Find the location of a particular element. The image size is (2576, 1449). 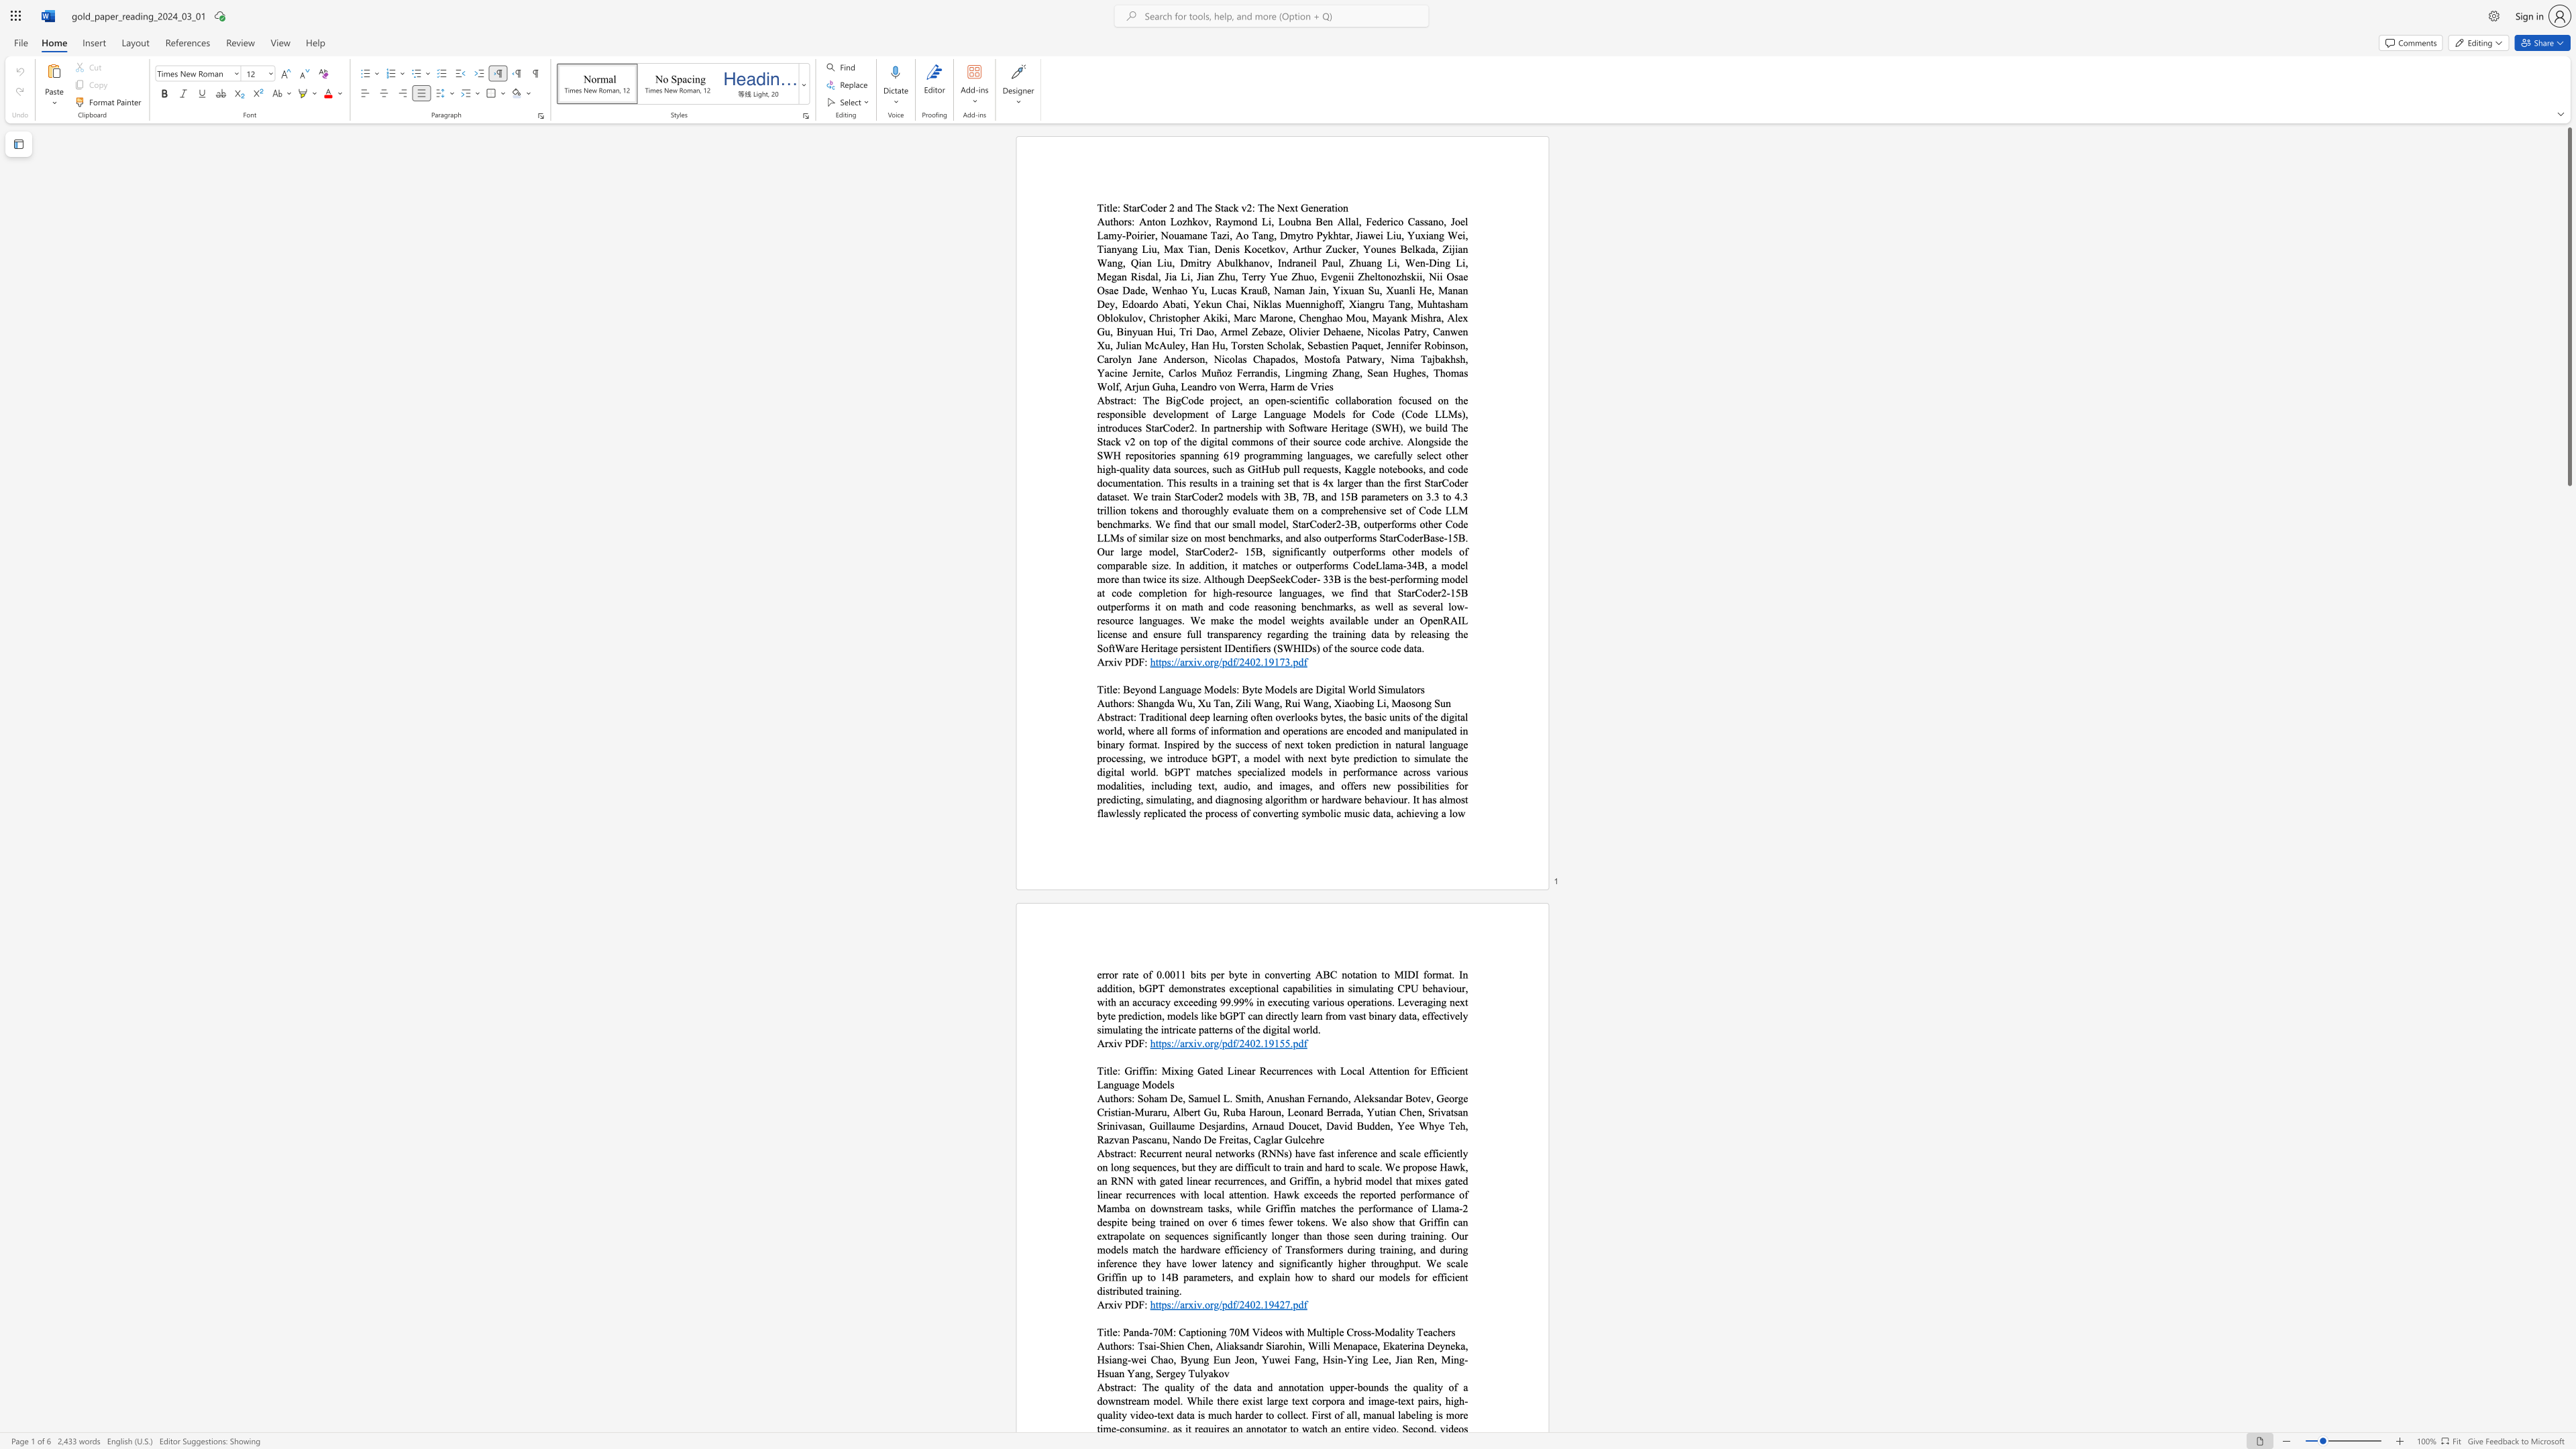

the scrollbar to scroll the page down is located at coordinates (2568, 1167).